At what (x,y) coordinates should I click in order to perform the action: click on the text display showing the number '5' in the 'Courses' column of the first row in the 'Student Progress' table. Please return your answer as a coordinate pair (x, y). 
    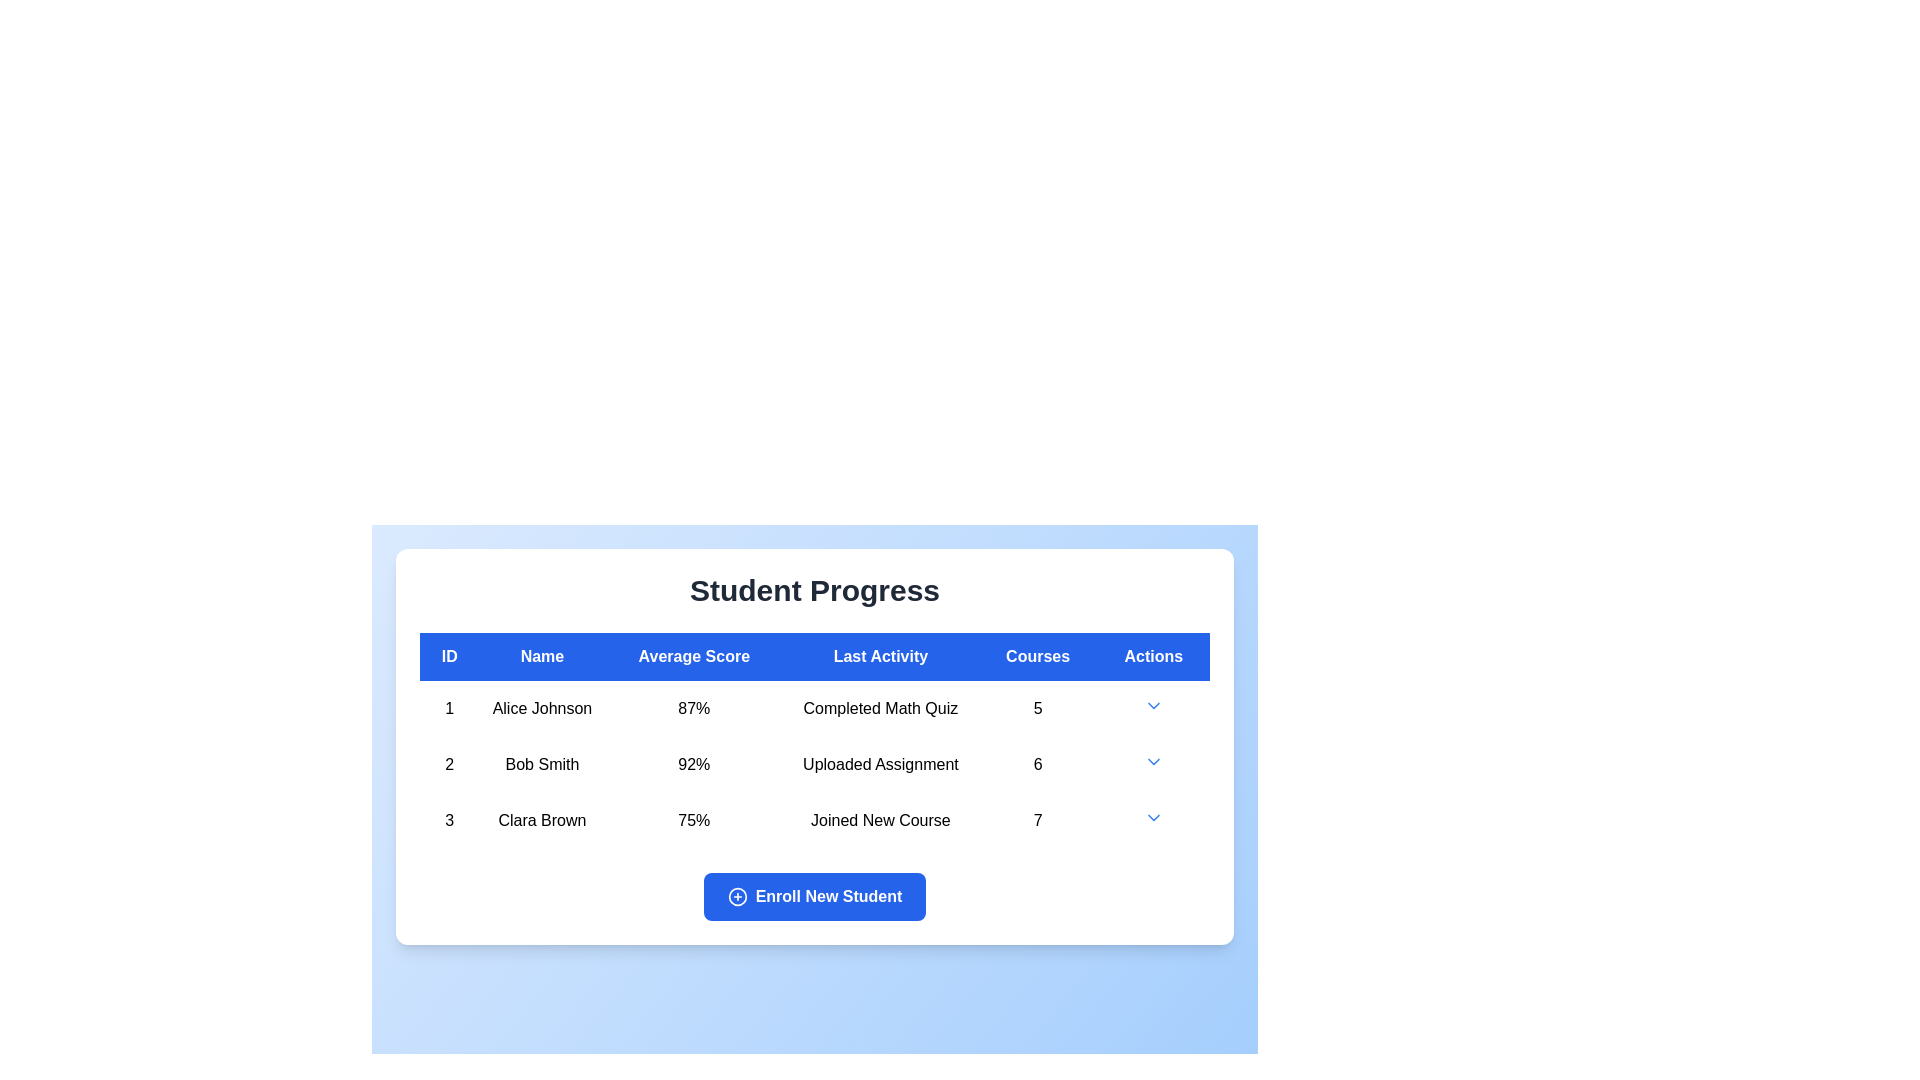
    Looking at the image, I should click on (1038, 708).